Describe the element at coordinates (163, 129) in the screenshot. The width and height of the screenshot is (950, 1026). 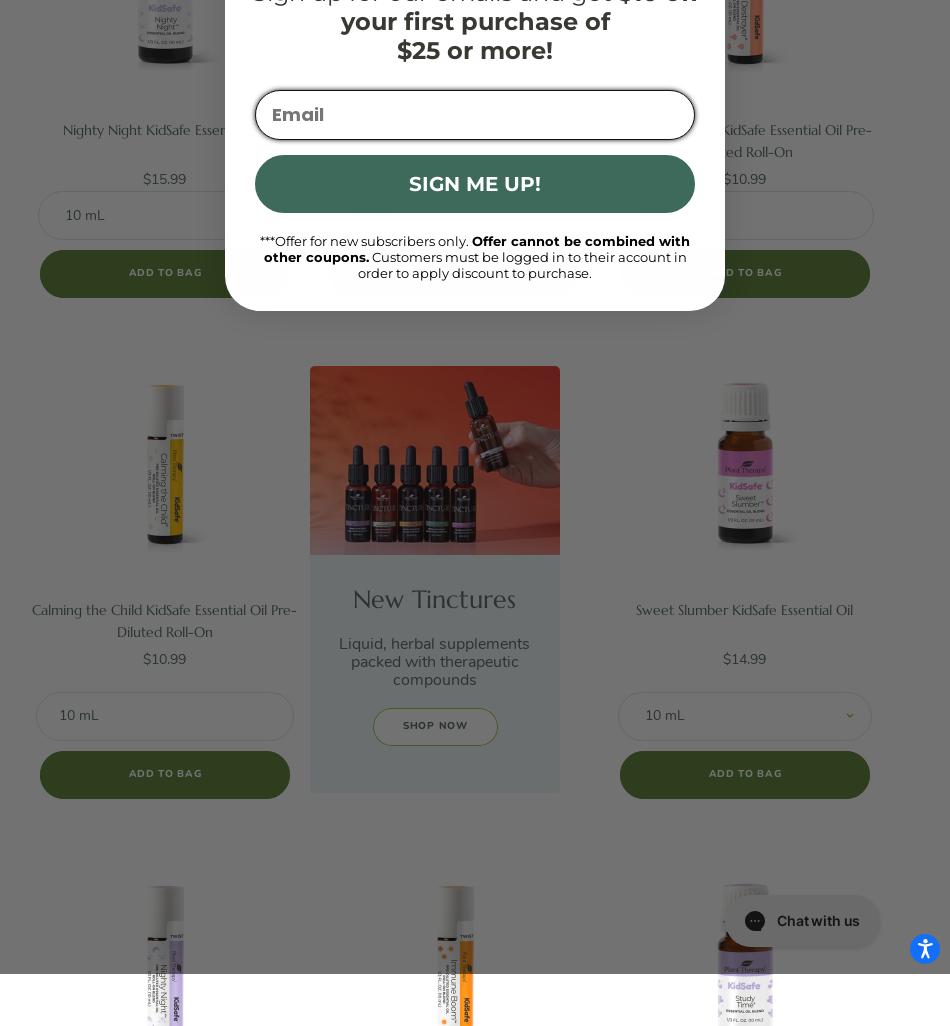
I see `'Nighty Night KidSafe Essential Oil'` at that location.